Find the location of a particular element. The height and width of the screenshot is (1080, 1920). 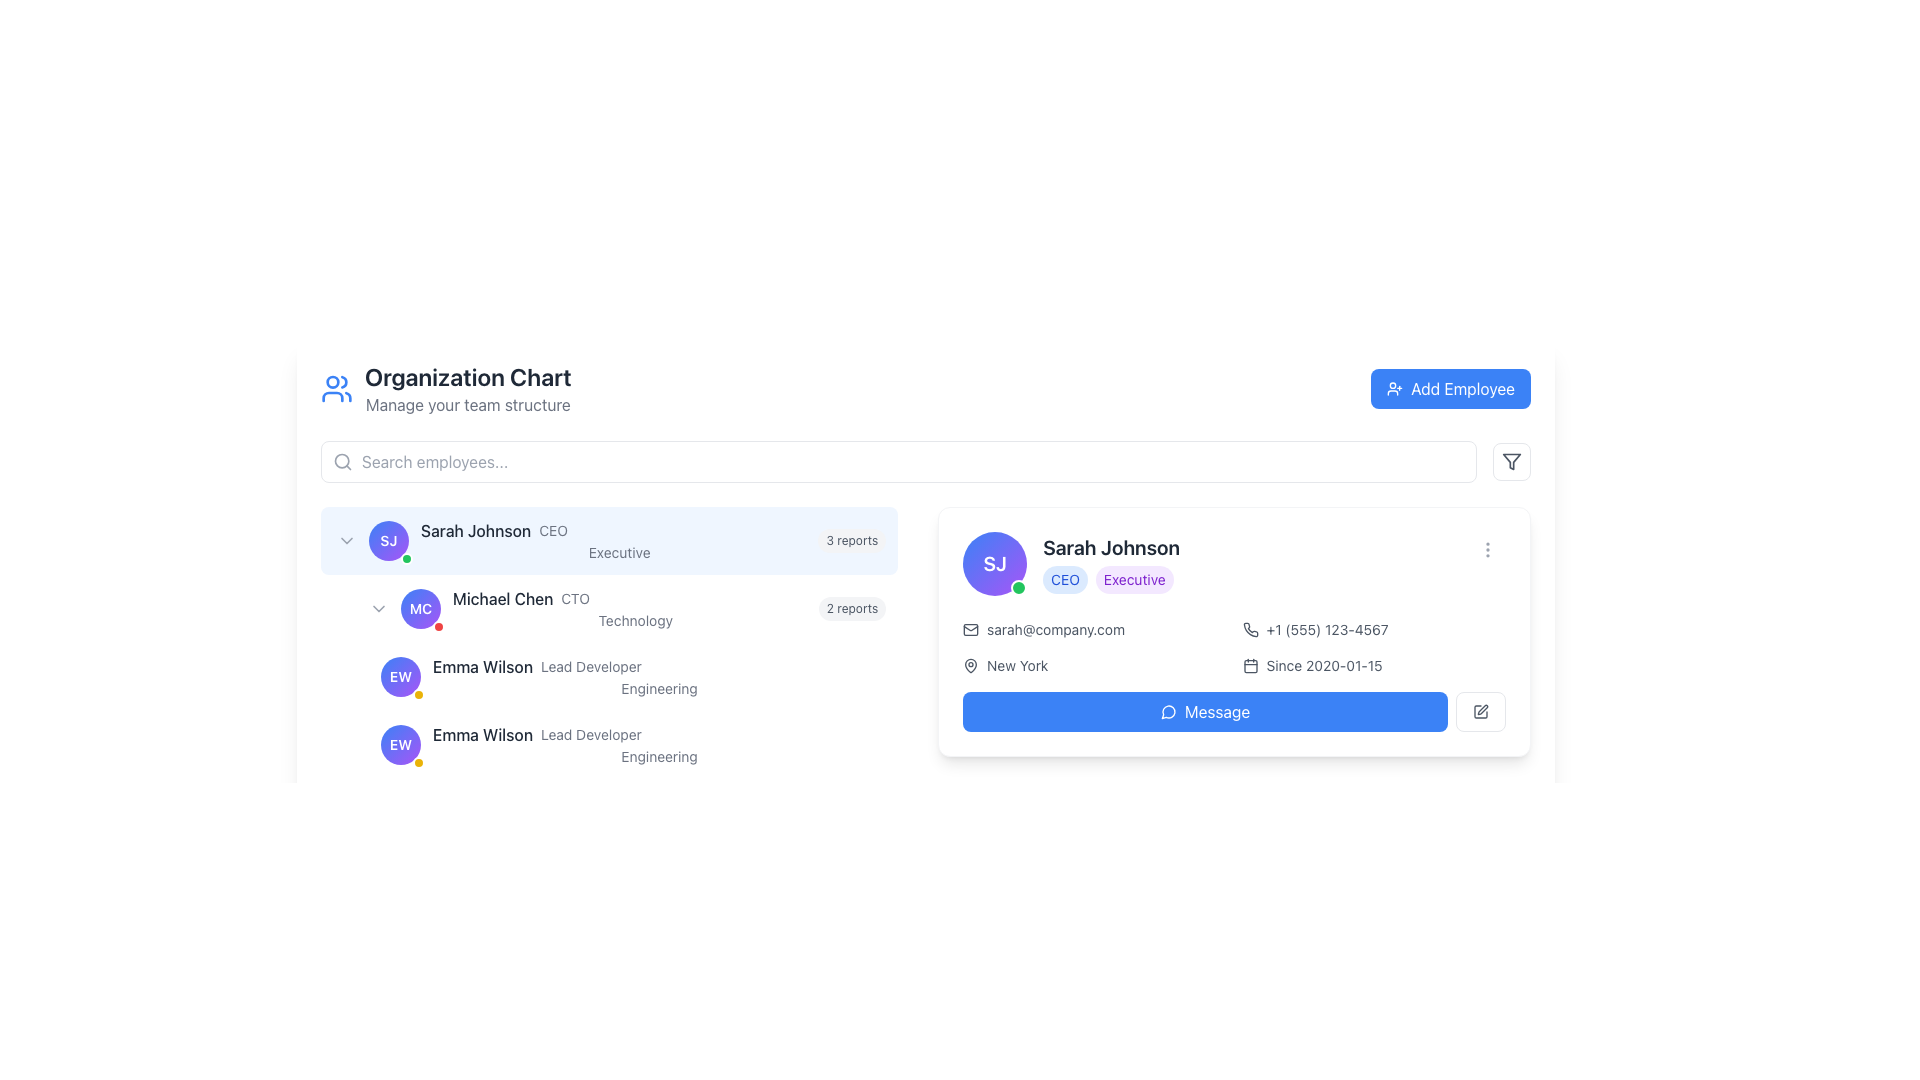

the text label displaying 'Technology', which is styled in gray and positioned below 'Michael Chen CTO' is located at coordinates (634, 620).